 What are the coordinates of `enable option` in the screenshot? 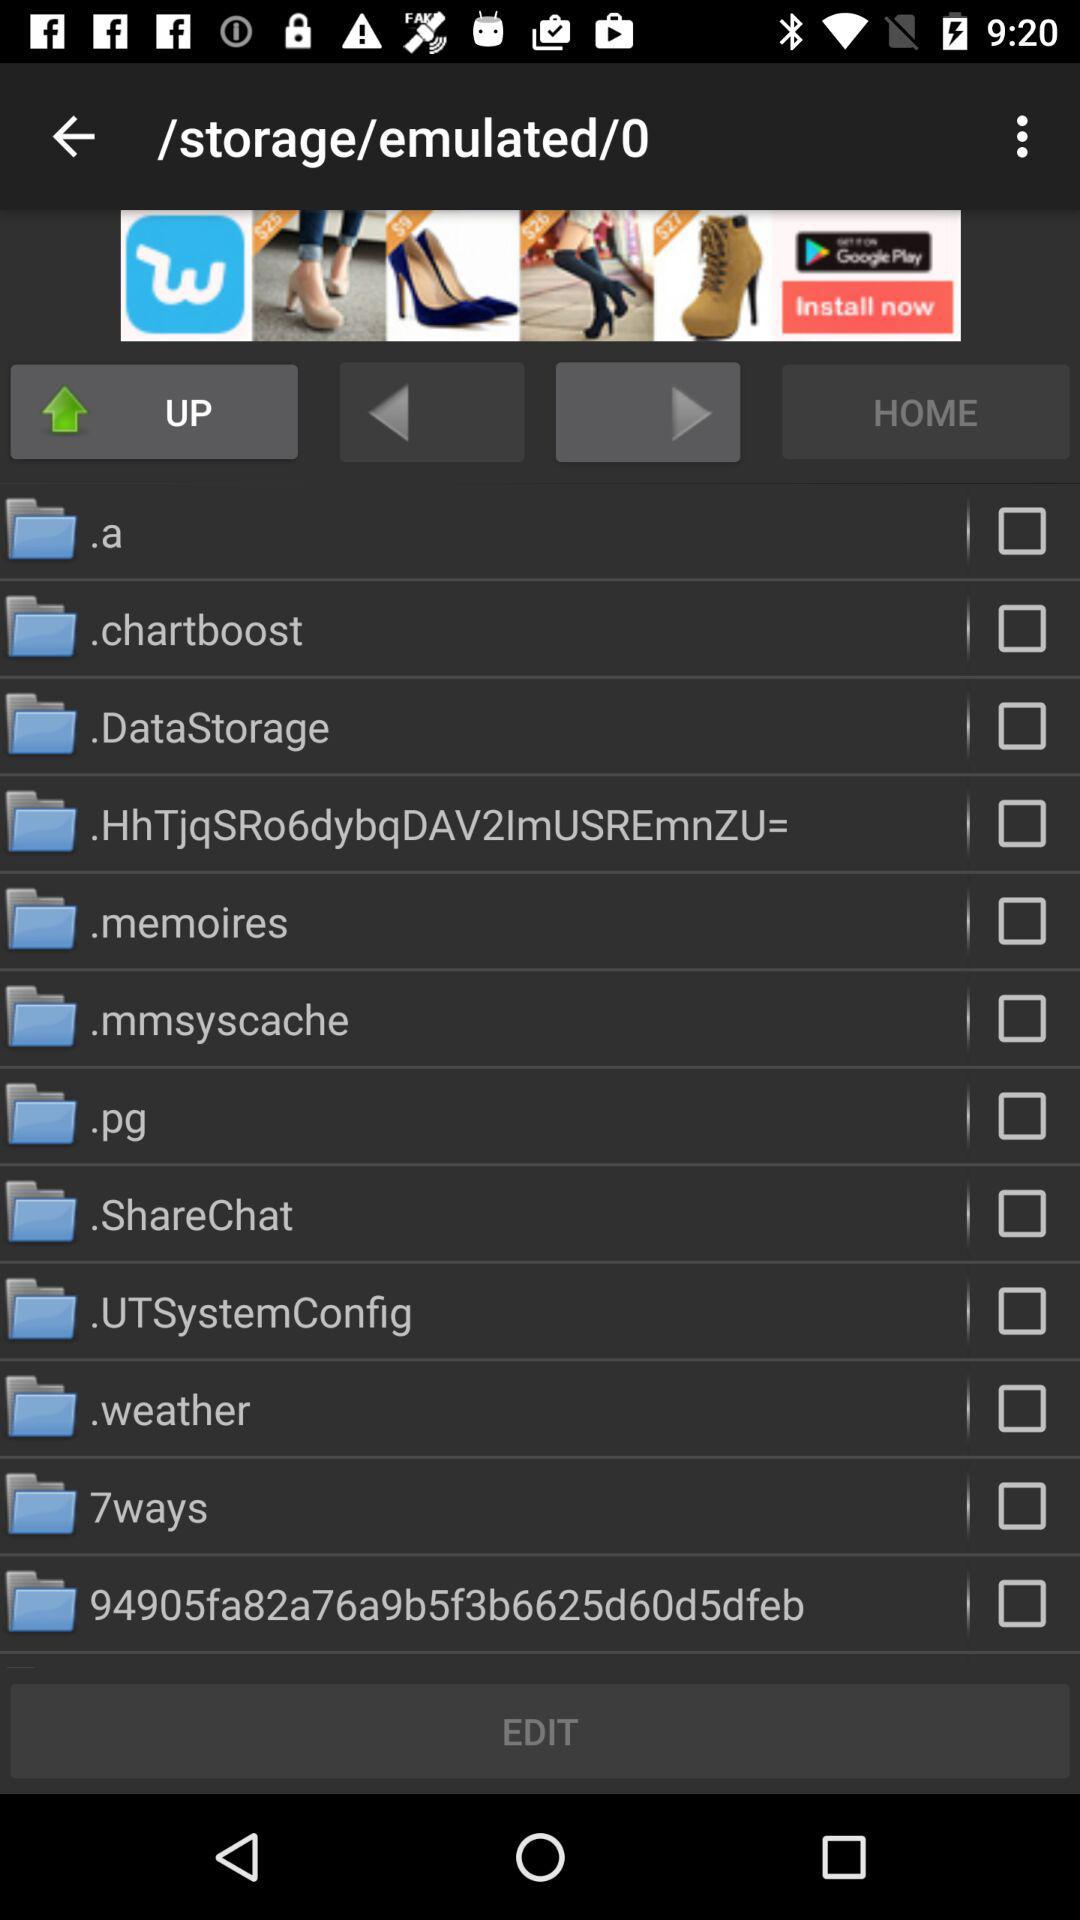 It's located at (1024, 1212).